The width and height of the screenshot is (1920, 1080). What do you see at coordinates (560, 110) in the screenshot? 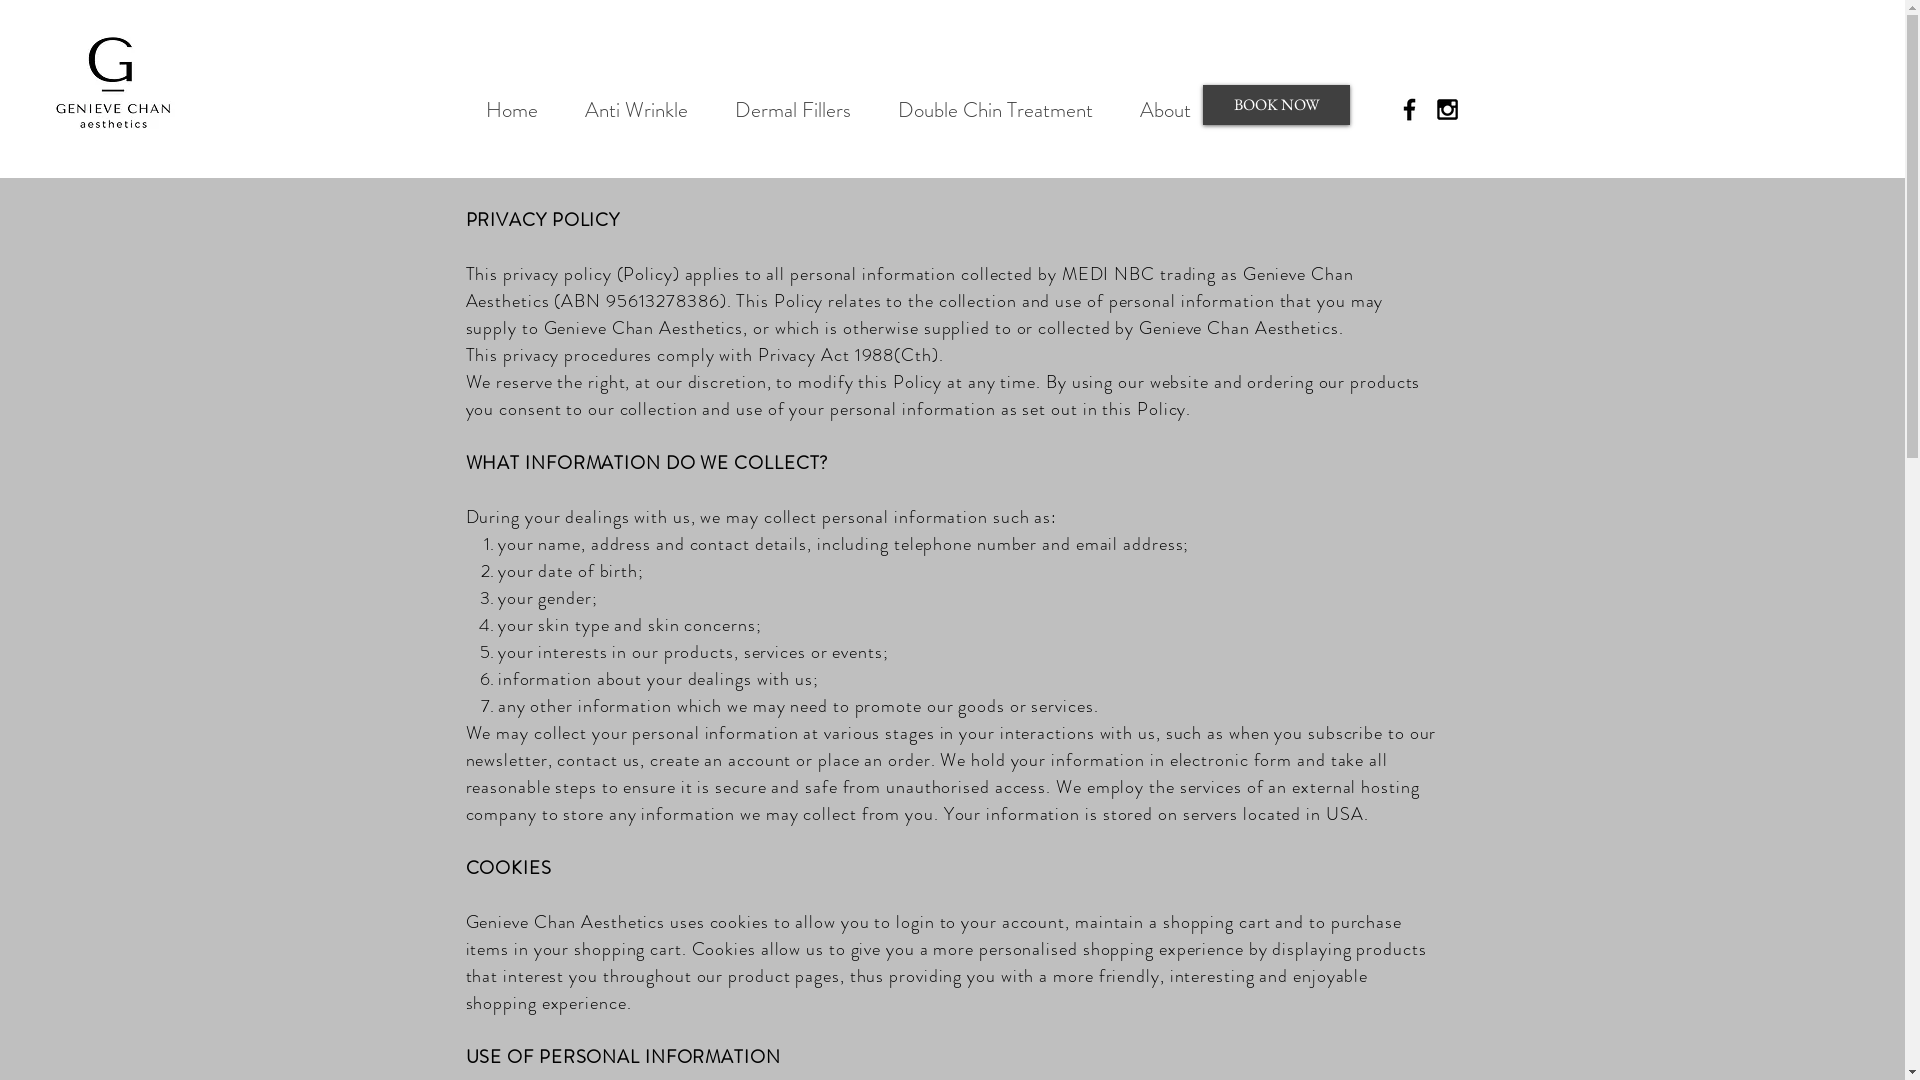
I see `'Anti Wrinkle'` at bounding box center [560, 110].